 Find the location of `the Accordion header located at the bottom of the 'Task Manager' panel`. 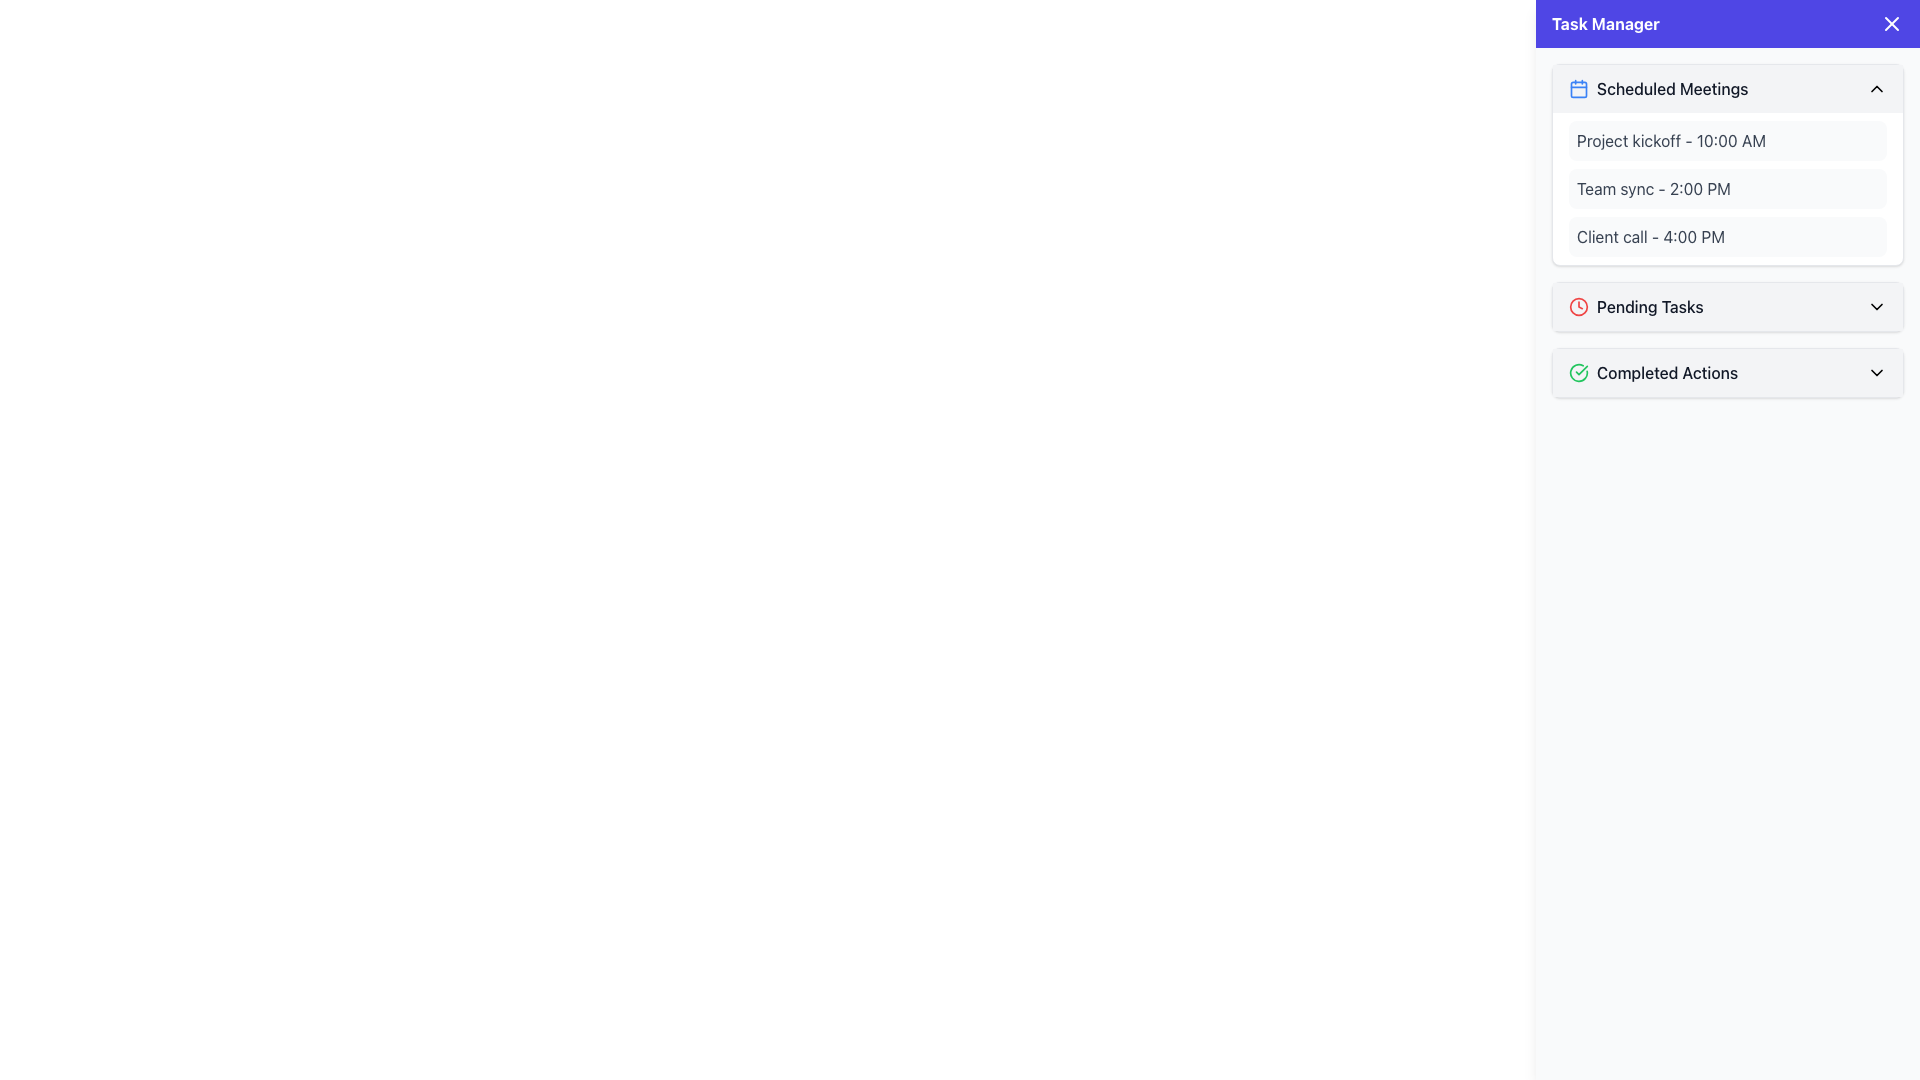

the Accordion header located at the bottom of the 'Task Manager' panel is located at coordinates (1727, 373).